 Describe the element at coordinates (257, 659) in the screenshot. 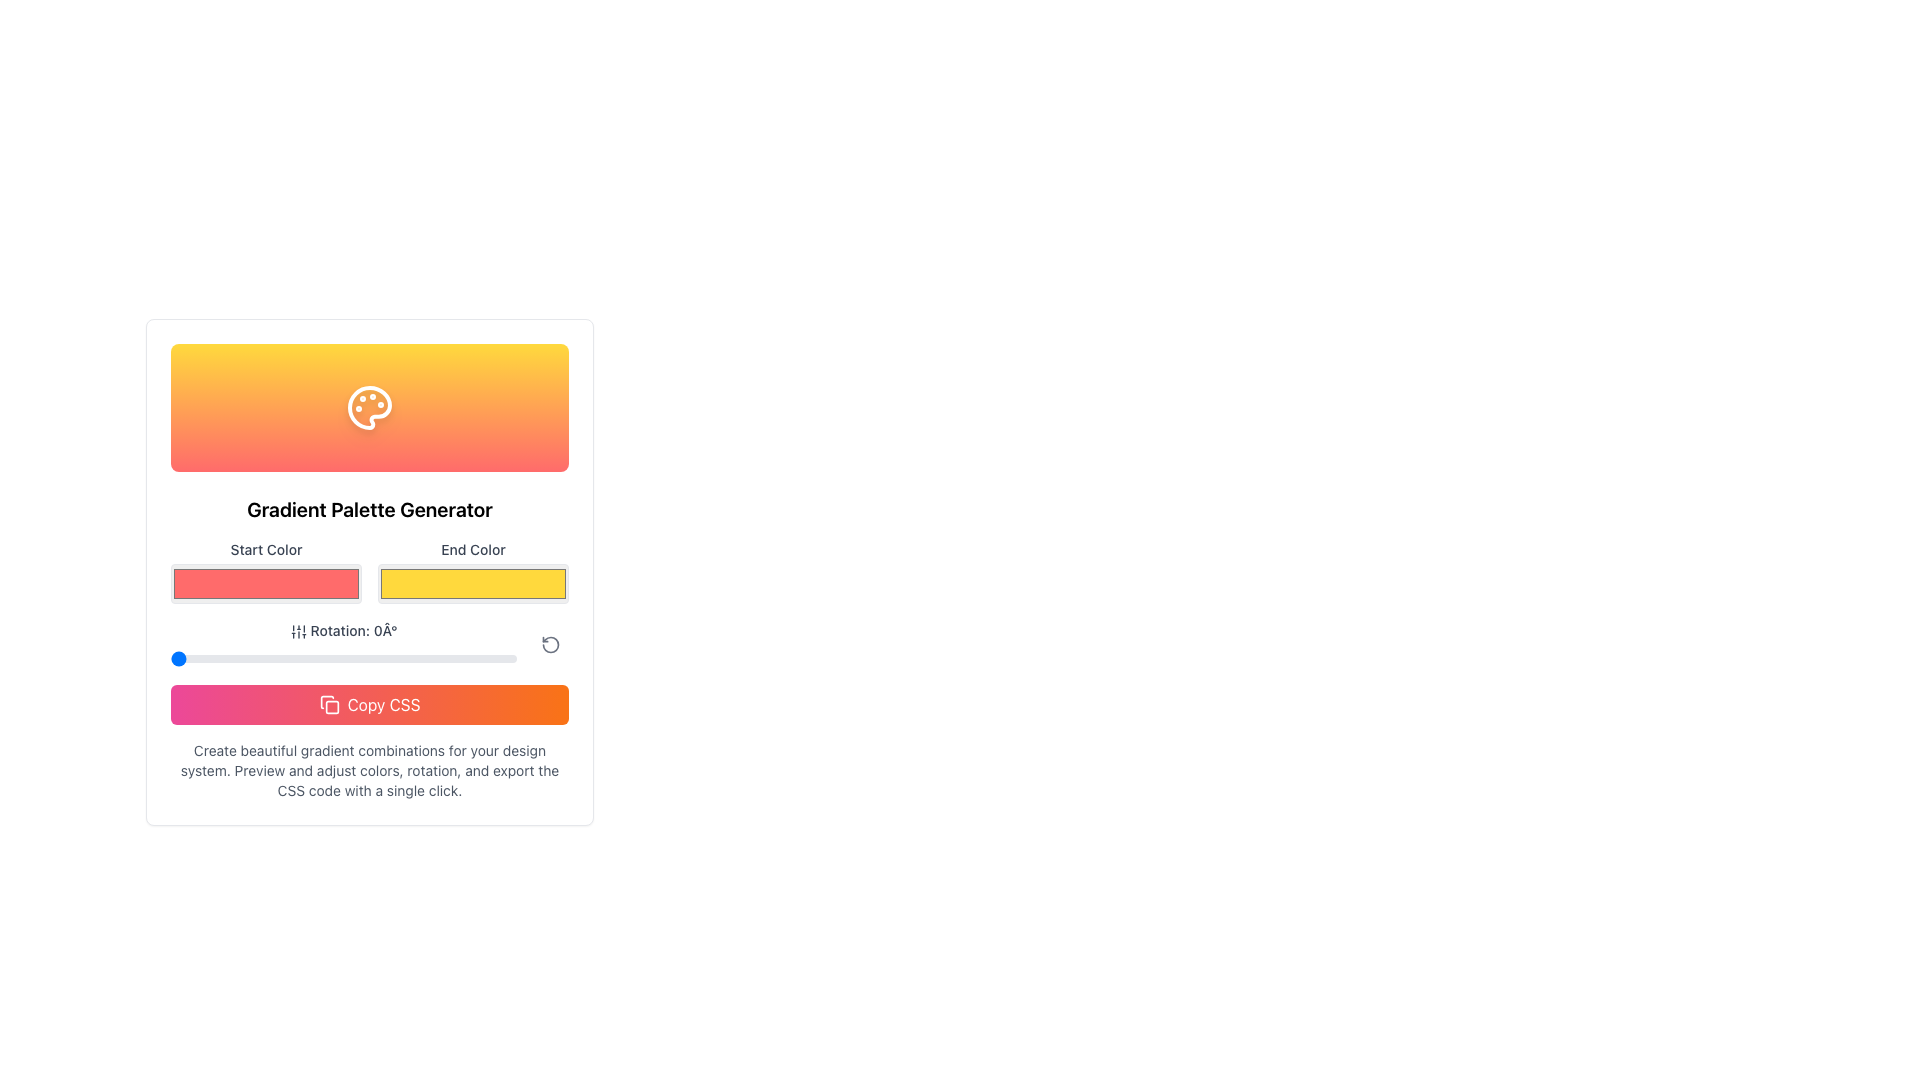

I see `the rotation` at that location.